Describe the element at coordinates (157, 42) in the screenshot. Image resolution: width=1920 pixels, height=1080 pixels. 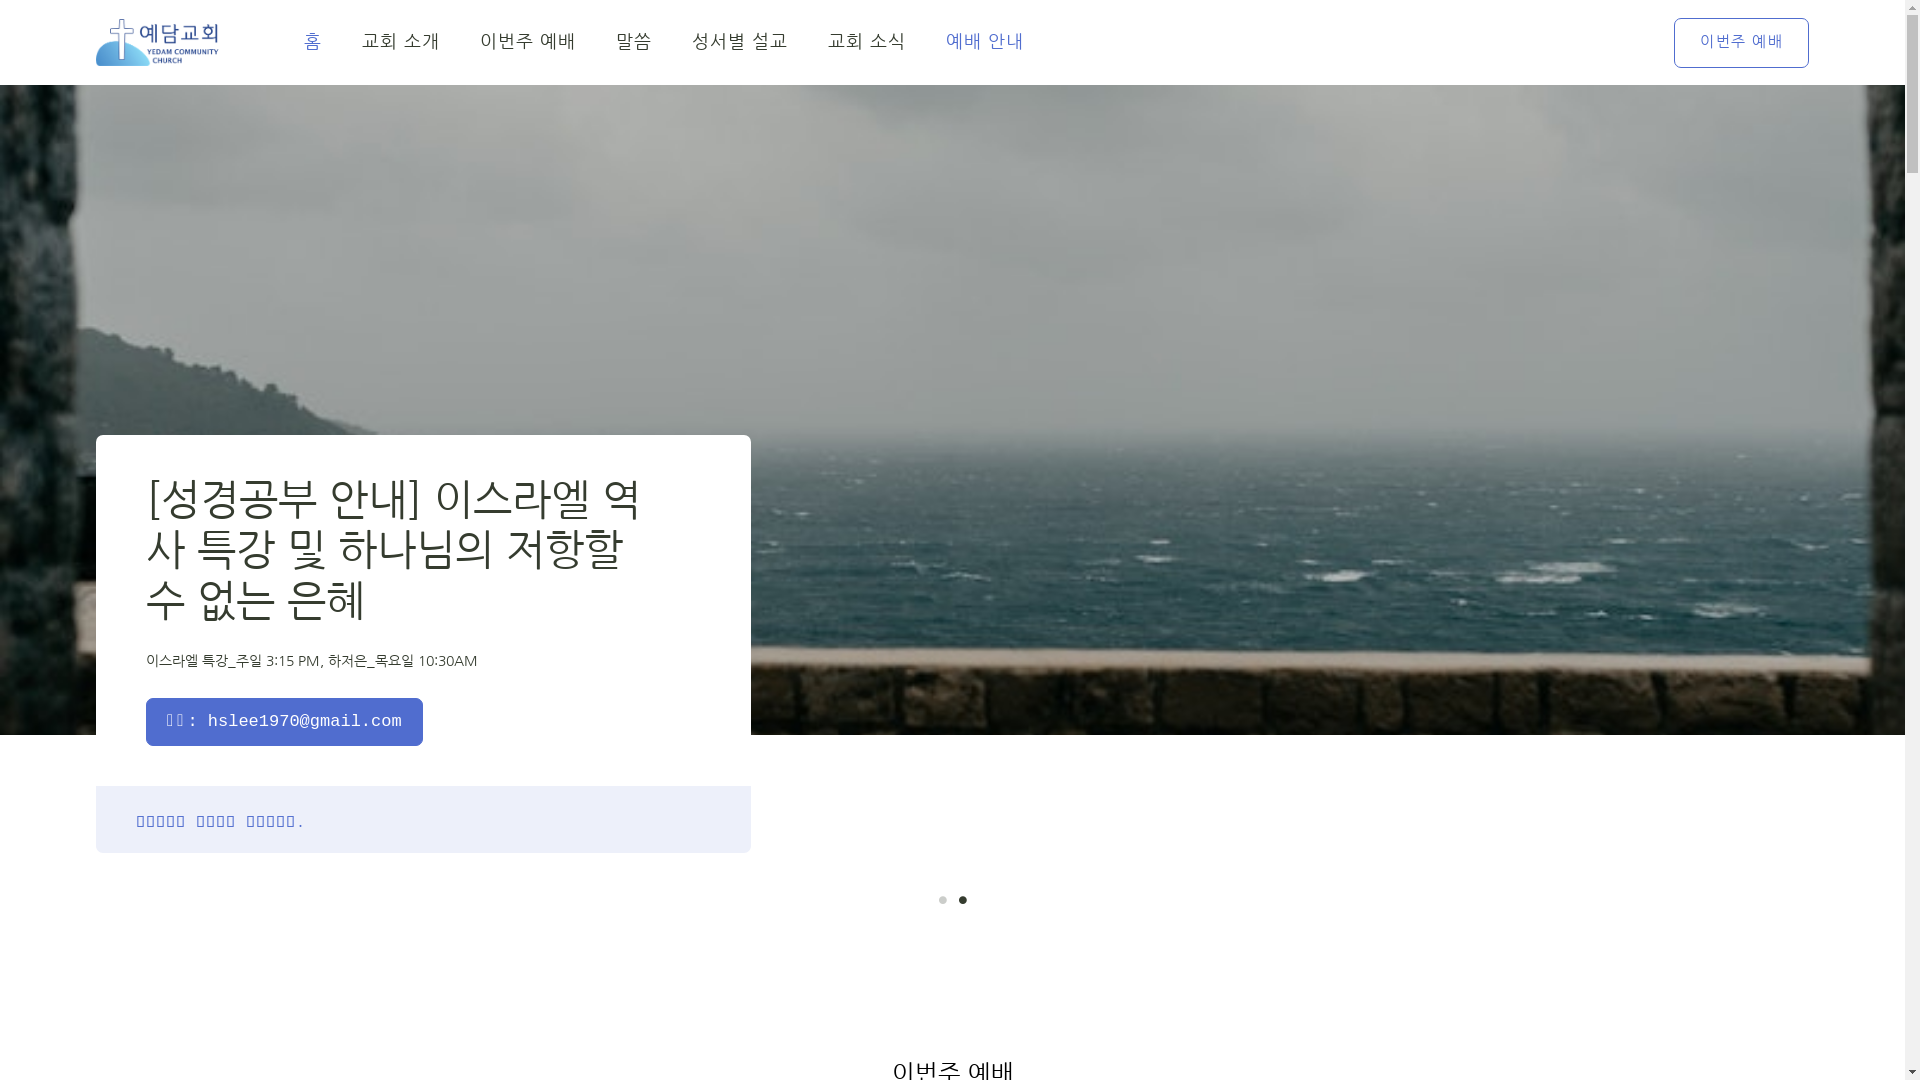
I see `'yedam_logo_primary'` at that location.